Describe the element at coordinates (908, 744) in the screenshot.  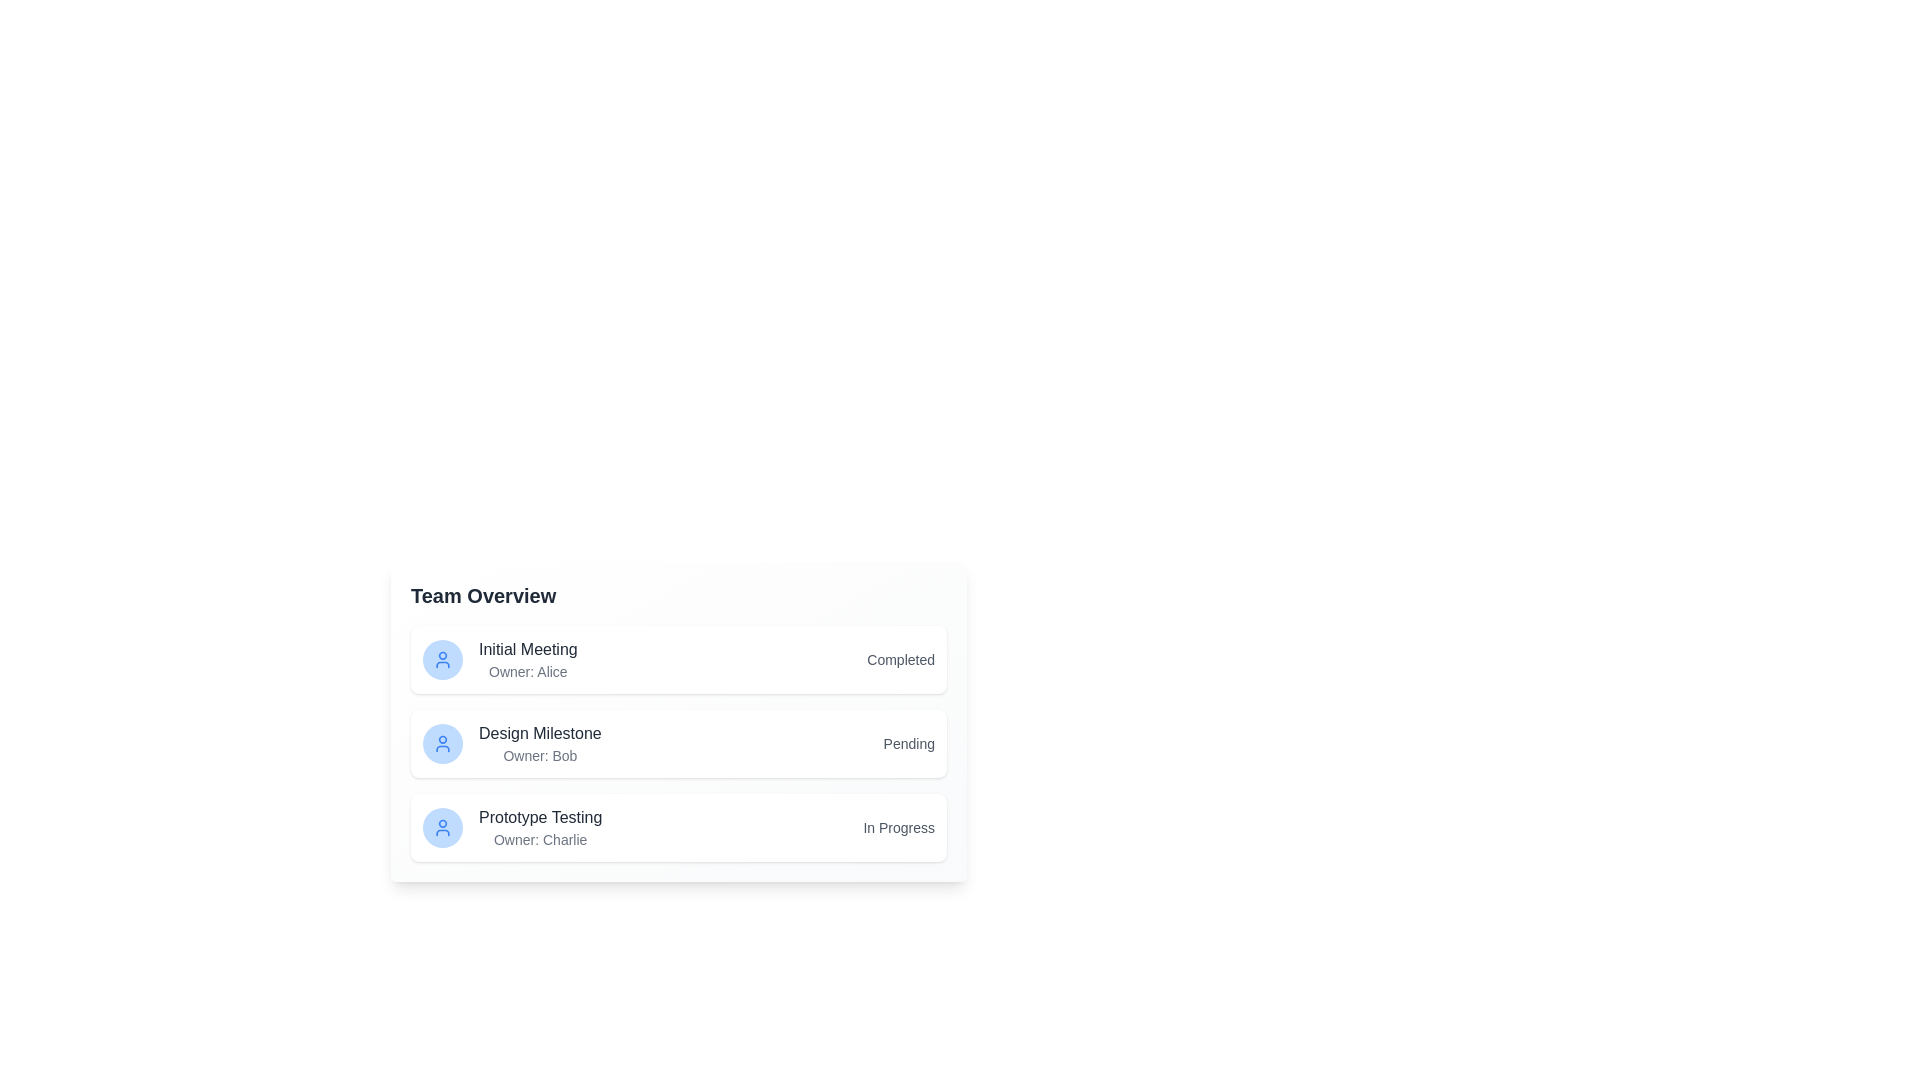
I see `the 'Pending' status text label located in the bottom-right corner of the 'Design Milestone' card` at that location.